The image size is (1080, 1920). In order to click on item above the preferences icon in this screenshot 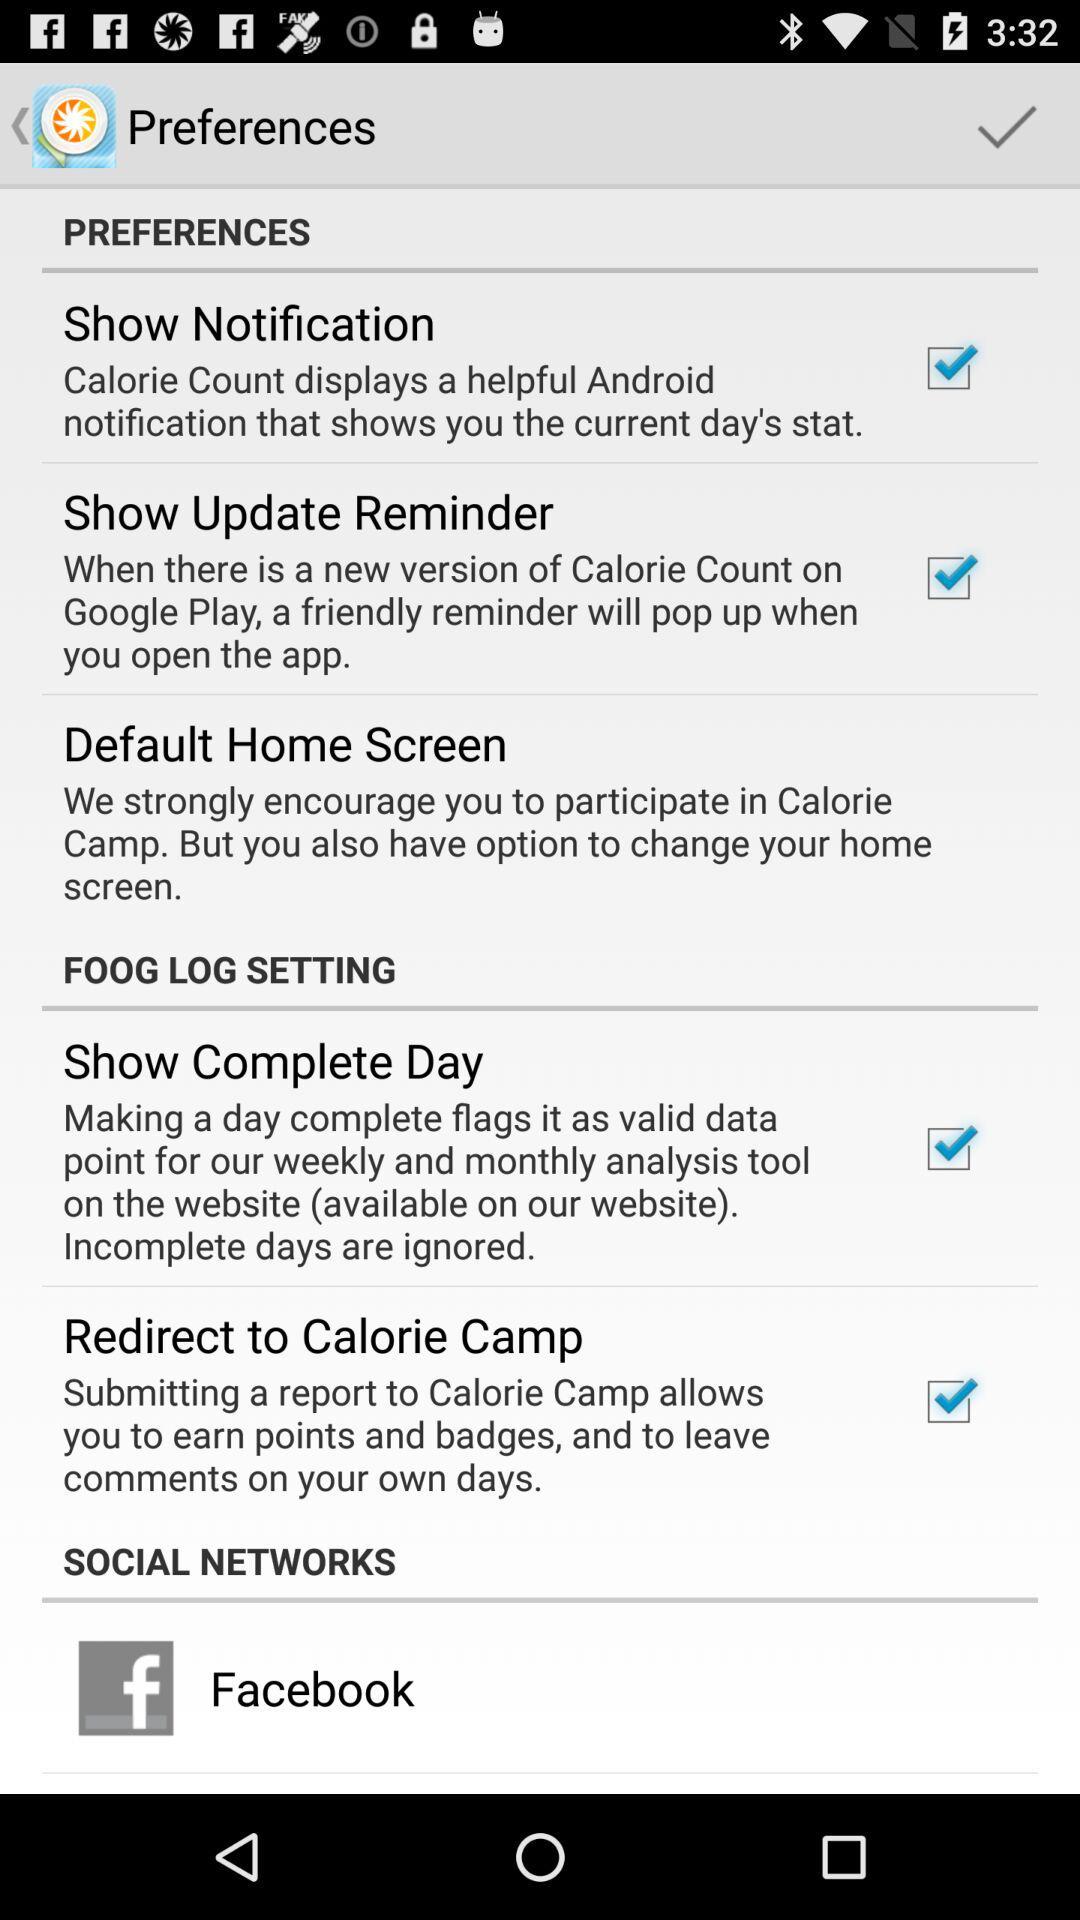, I will do `click(1006, 124)`.